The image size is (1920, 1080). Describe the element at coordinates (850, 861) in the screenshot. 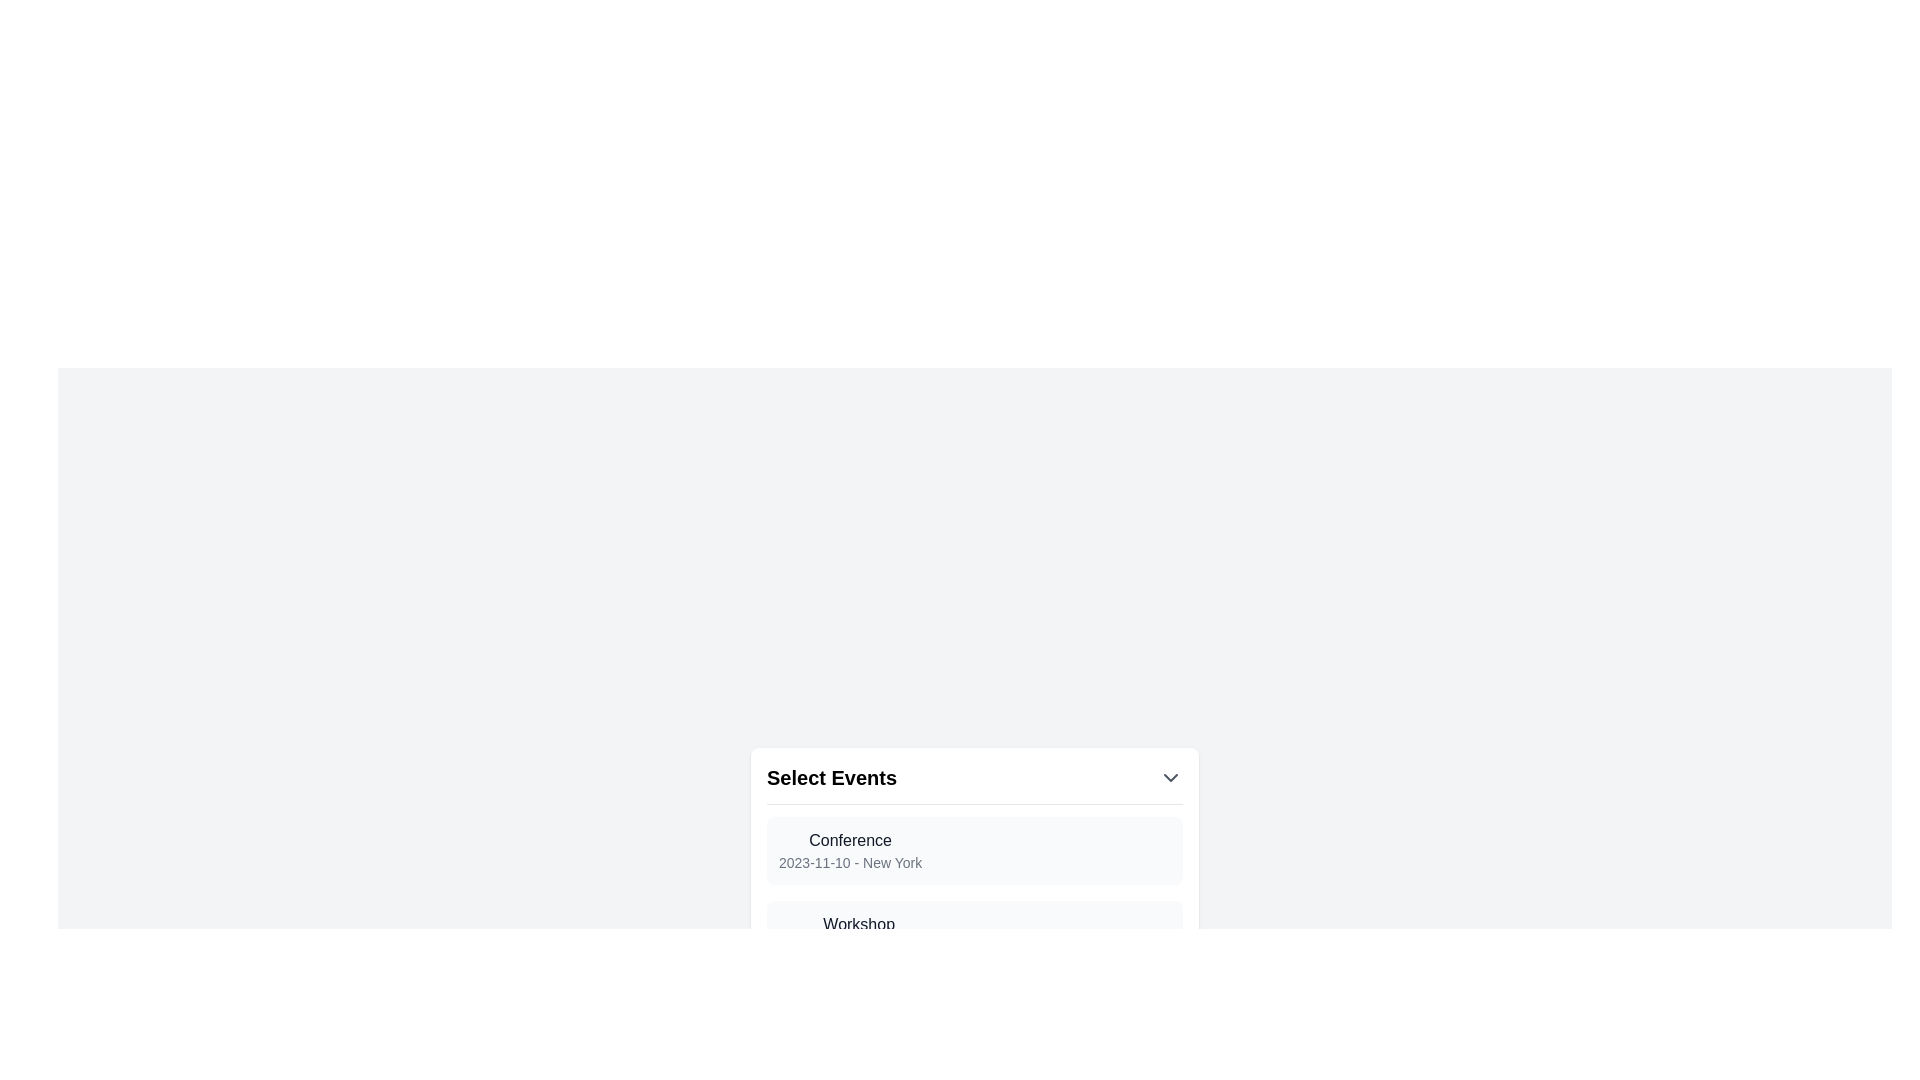

I see `the Text label that displays detailed date and location information related to the event below the 'Conference' label in the 'Select Events' dropdown interface` at that location.